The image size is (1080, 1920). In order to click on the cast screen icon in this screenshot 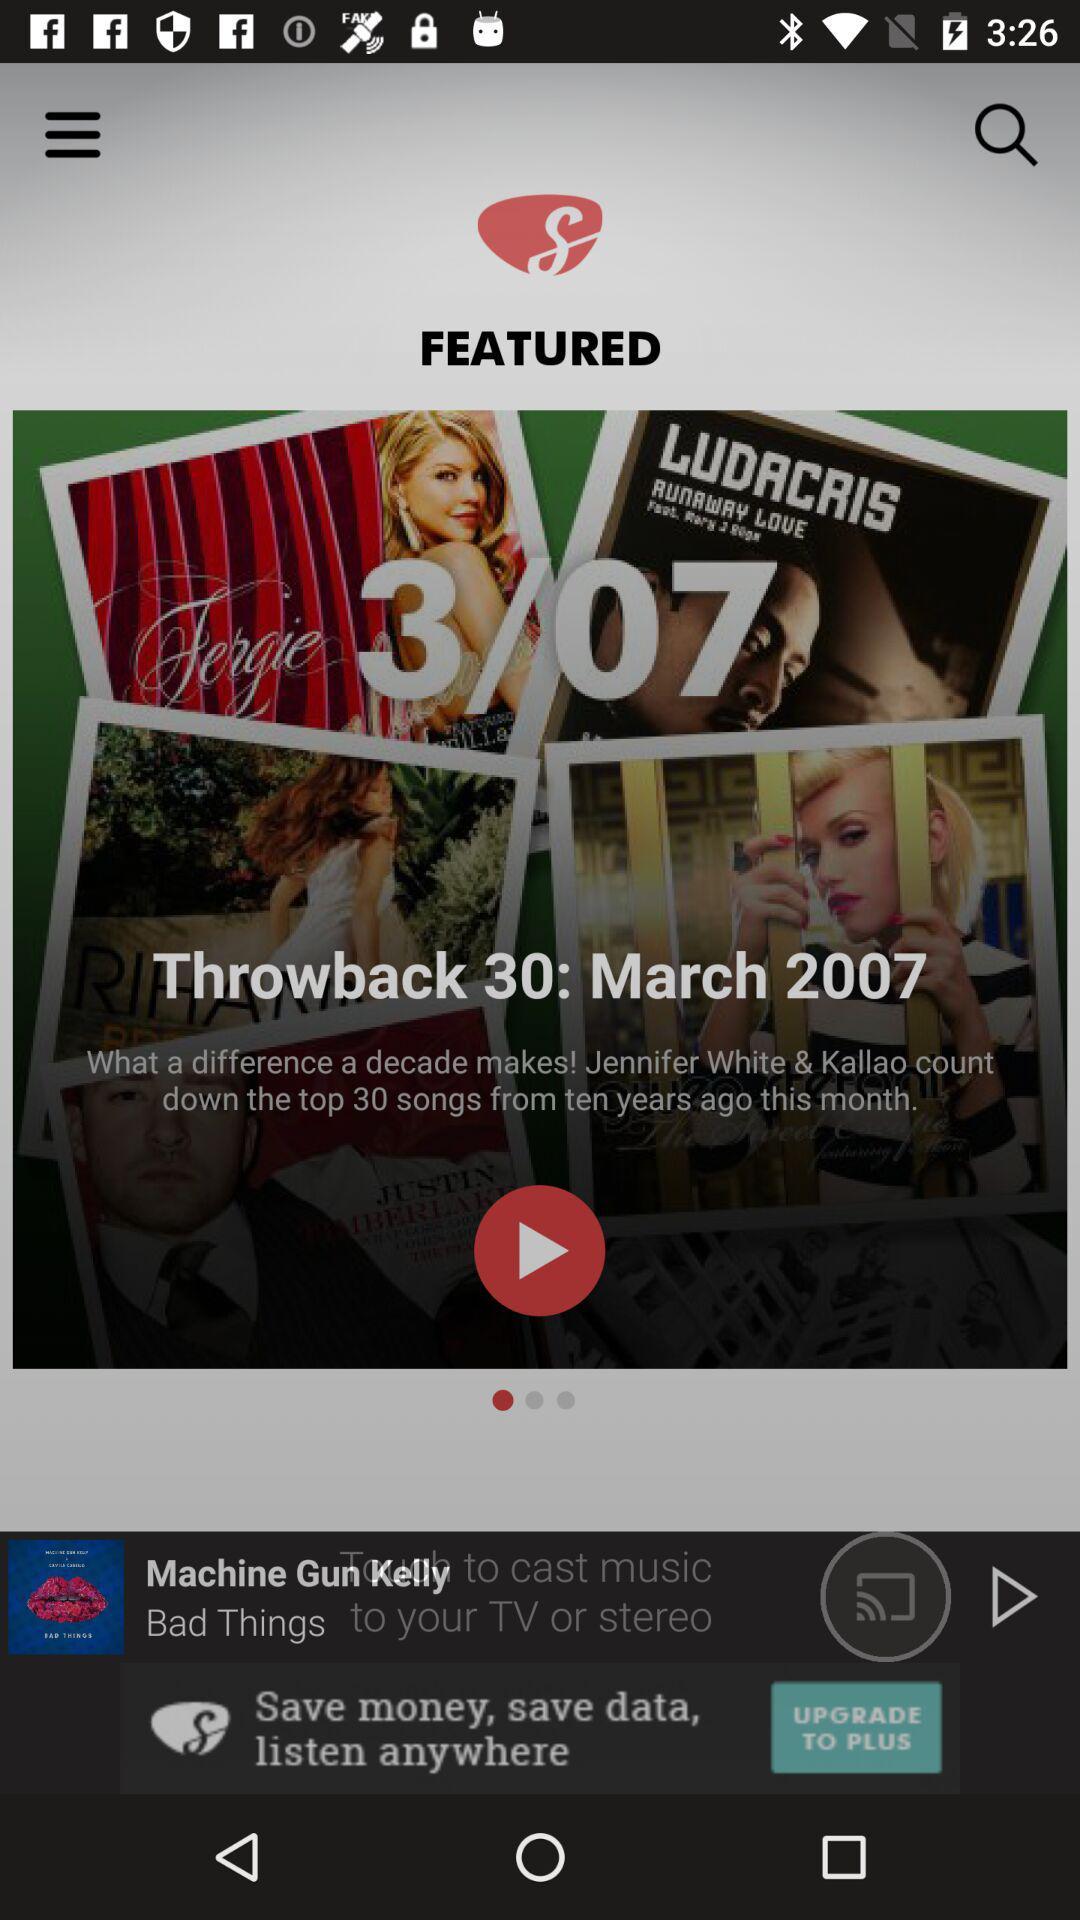, I will do `click(885, 1596)`.